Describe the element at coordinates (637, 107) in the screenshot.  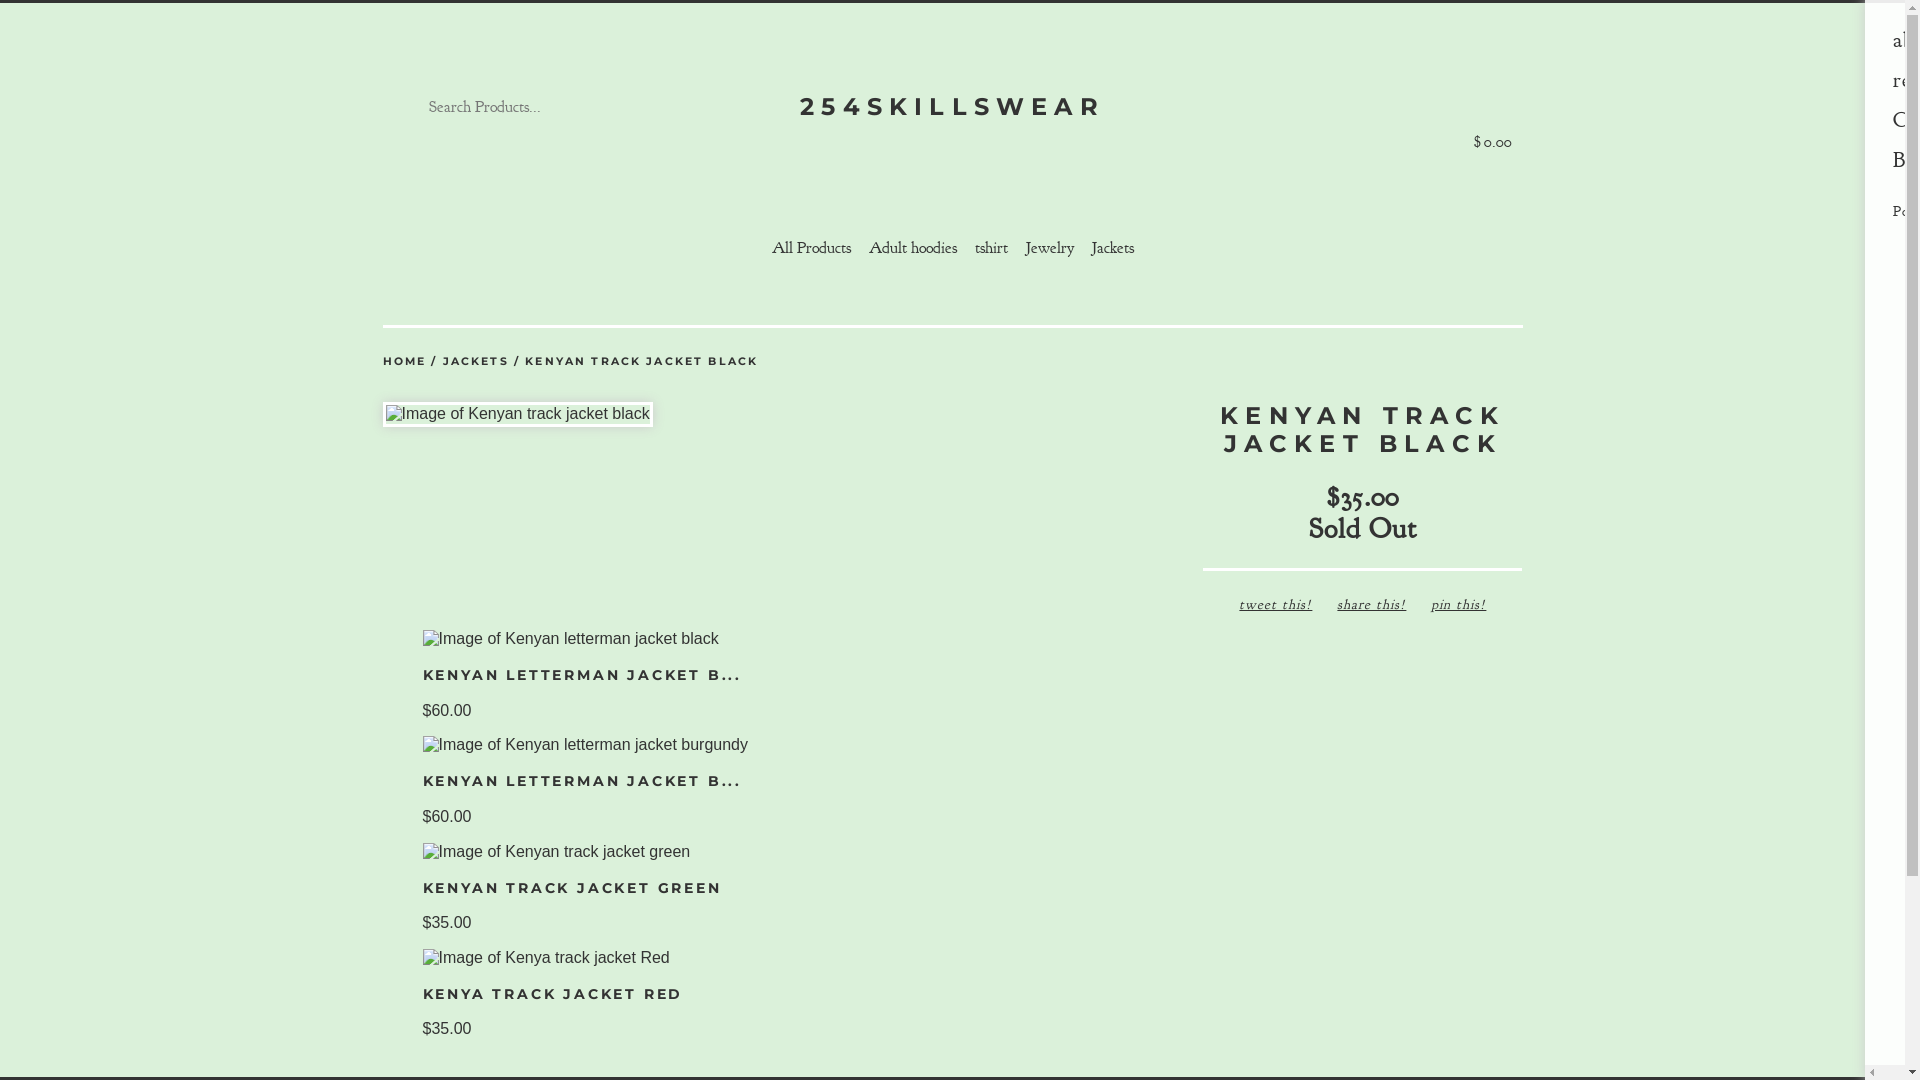
I see `'Go'` at that location.